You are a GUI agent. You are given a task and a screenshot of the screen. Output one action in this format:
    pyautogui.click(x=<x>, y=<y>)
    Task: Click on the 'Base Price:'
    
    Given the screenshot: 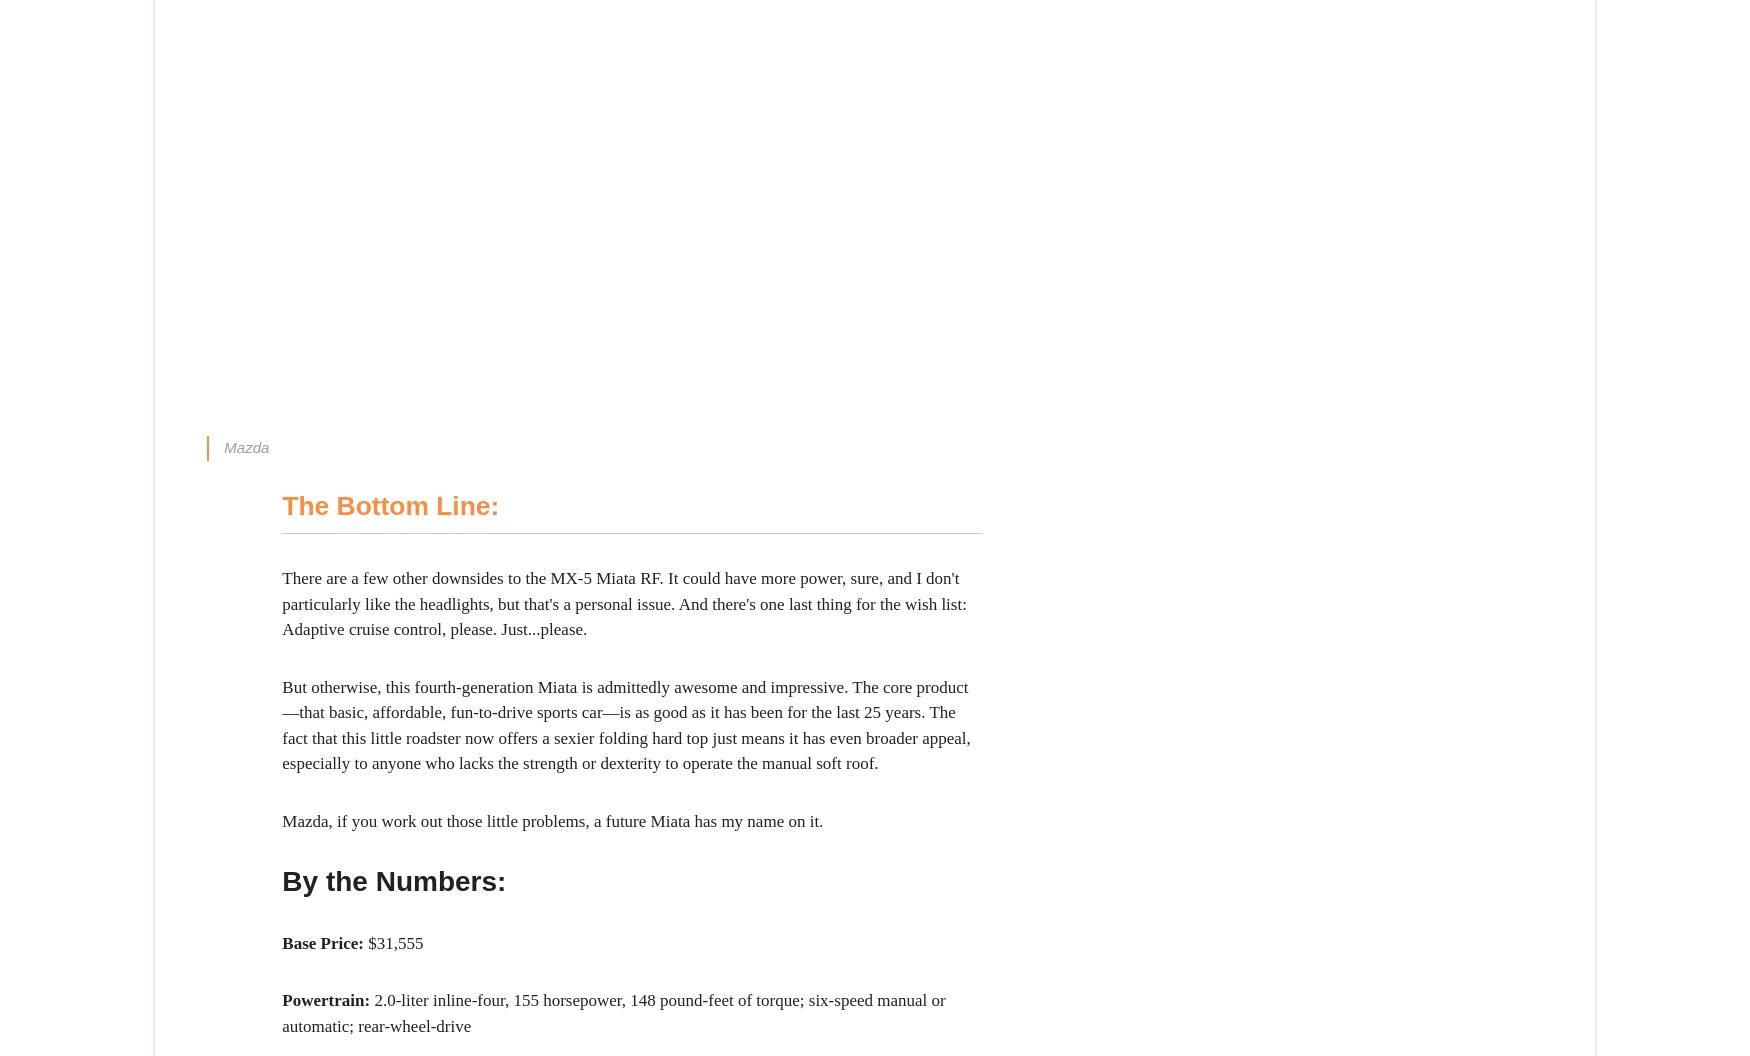 What is the action you would take?
    pyautogui.click(x=324, y=942)
    